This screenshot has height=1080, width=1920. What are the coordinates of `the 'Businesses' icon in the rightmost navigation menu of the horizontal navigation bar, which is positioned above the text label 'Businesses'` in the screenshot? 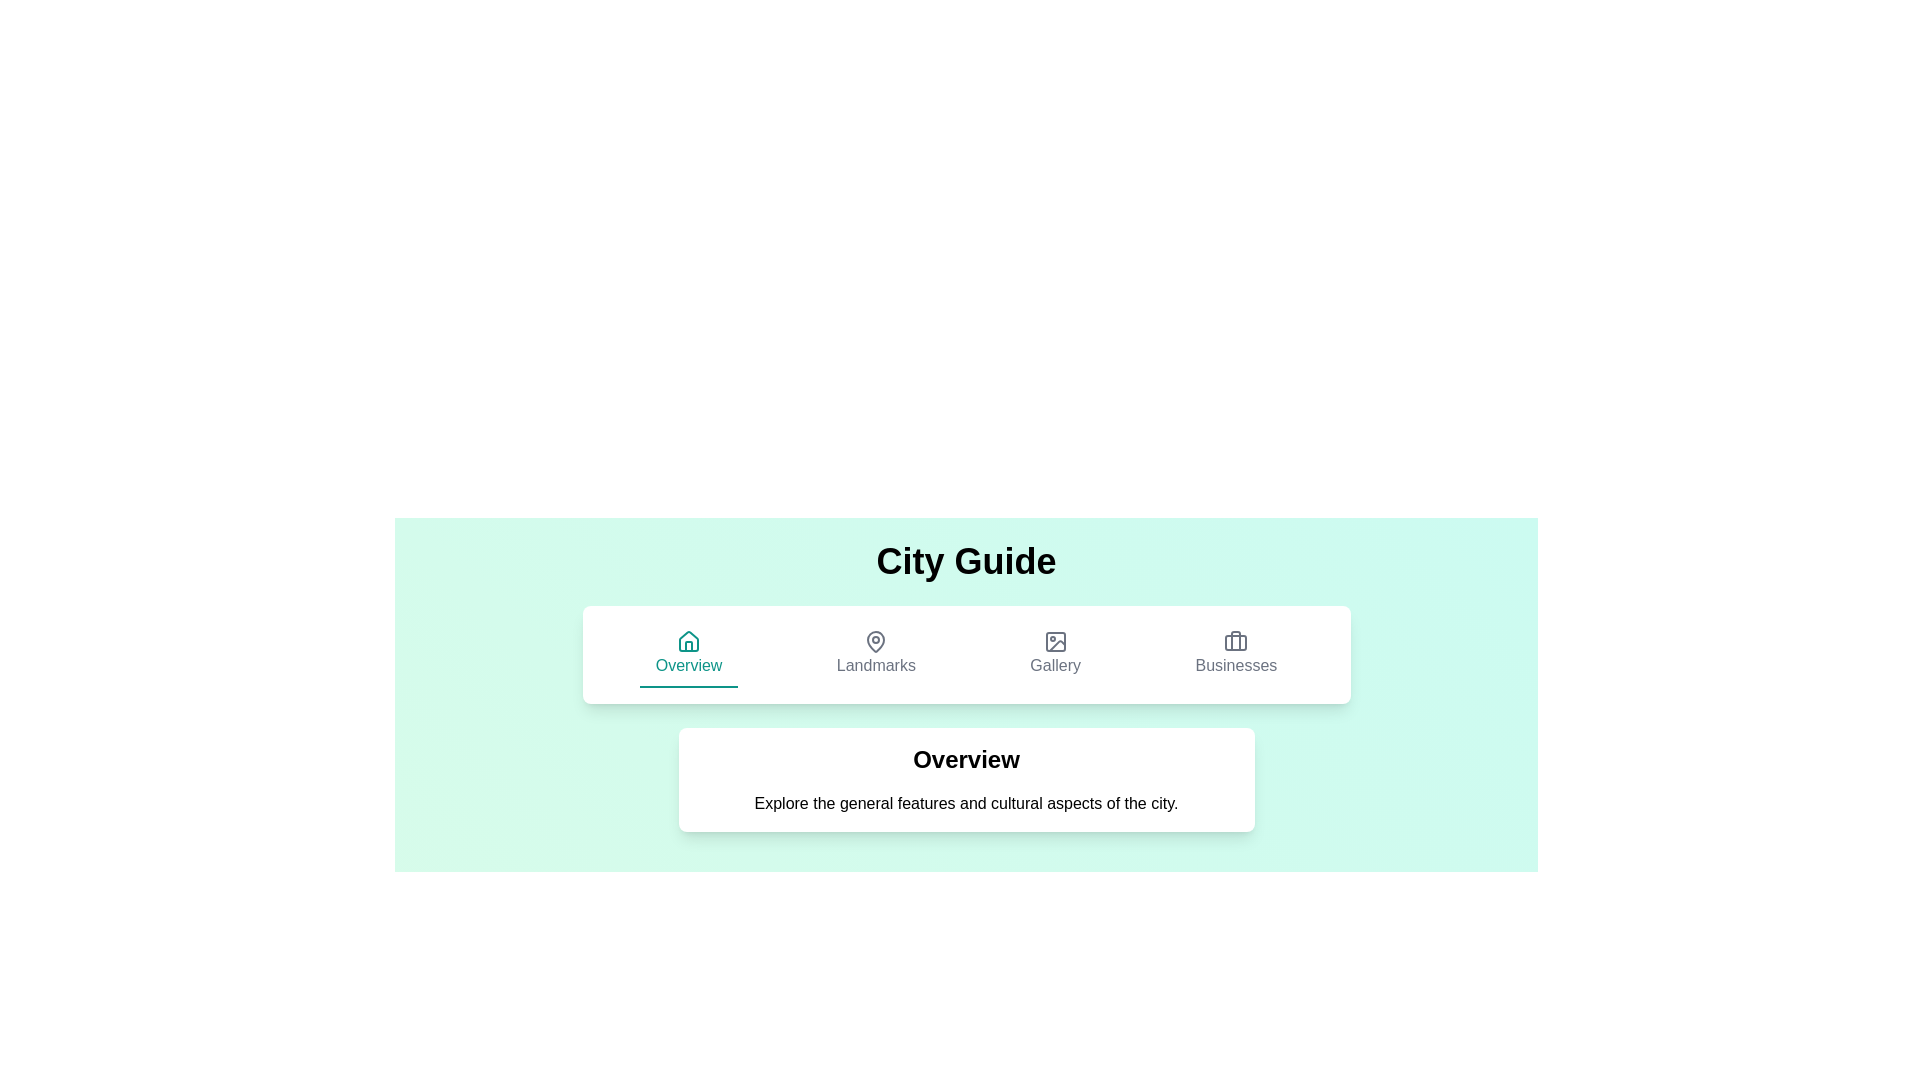 It's located at (1235, 641).